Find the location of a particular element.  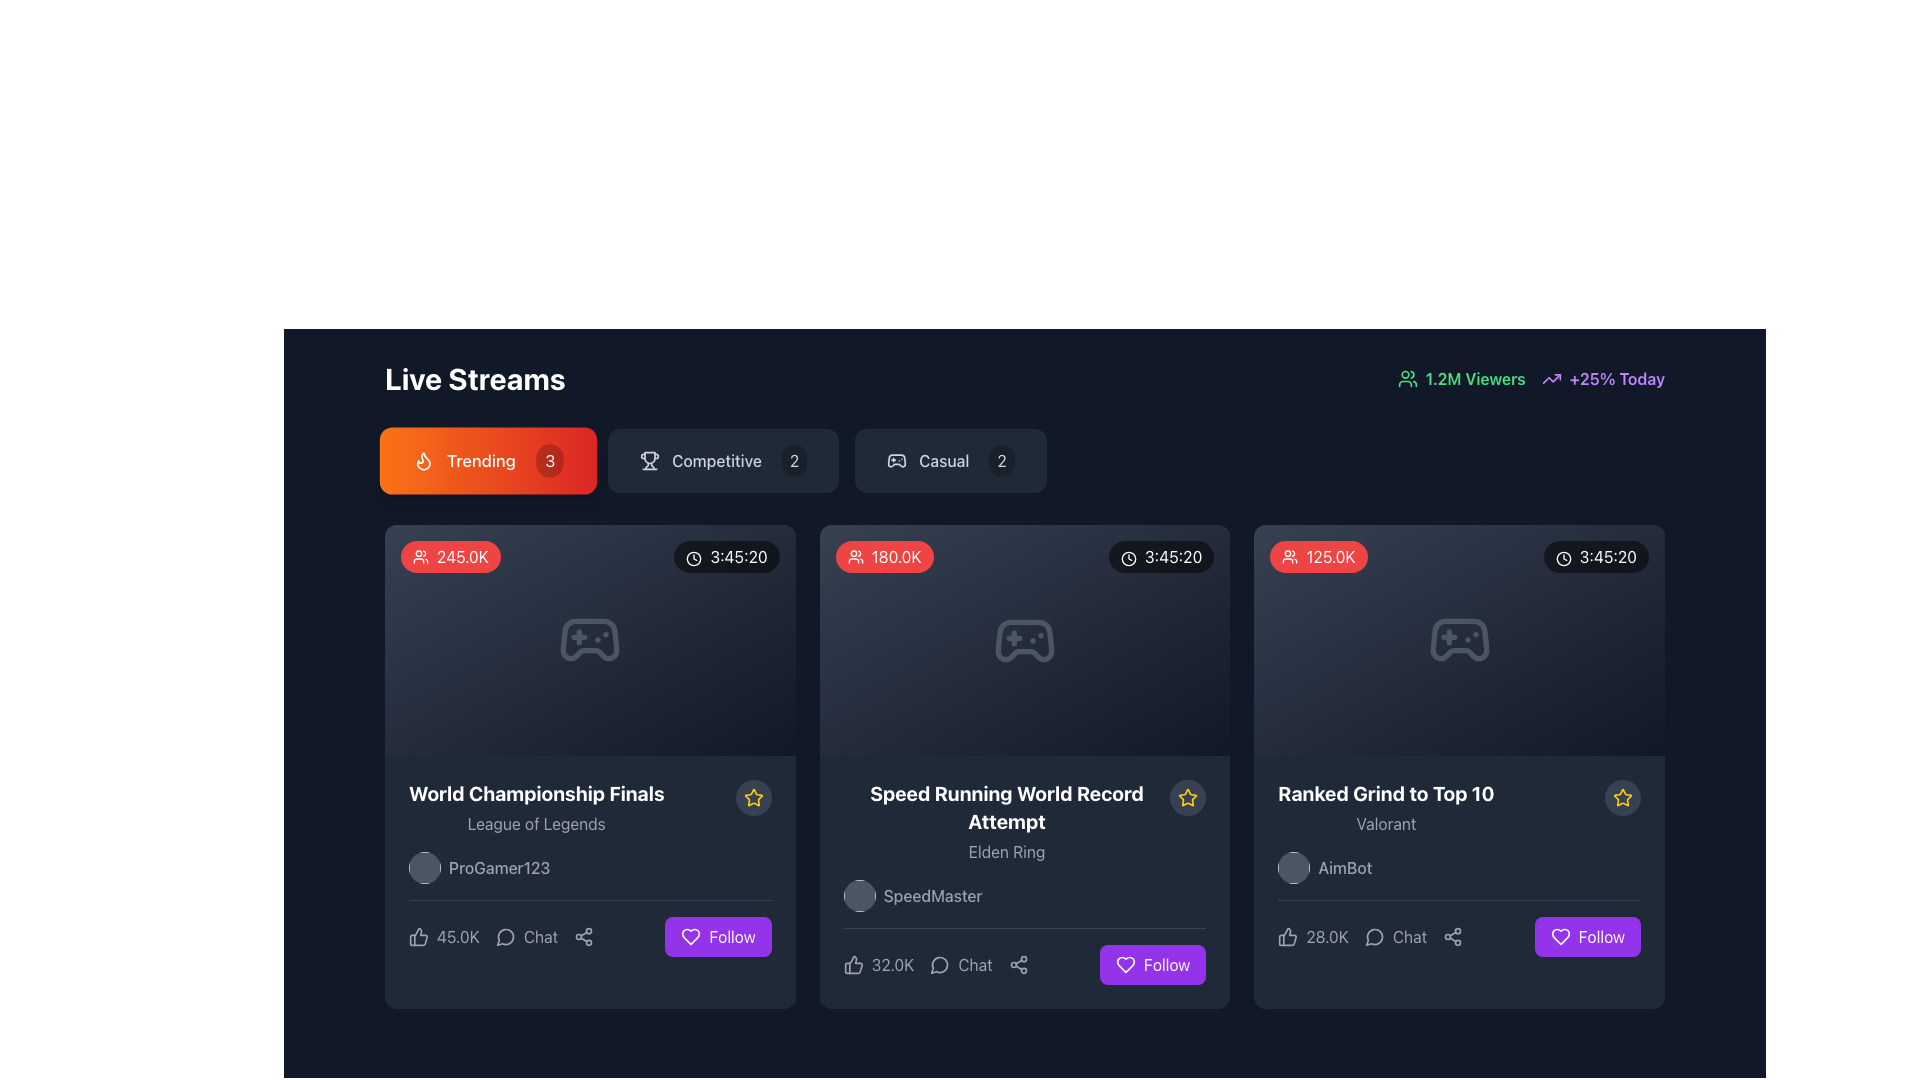

the star icon with a yellow border indicating a highlighted state in the card titled 'Speed Running World Record Attempt' is located at coordinates (752, 796).